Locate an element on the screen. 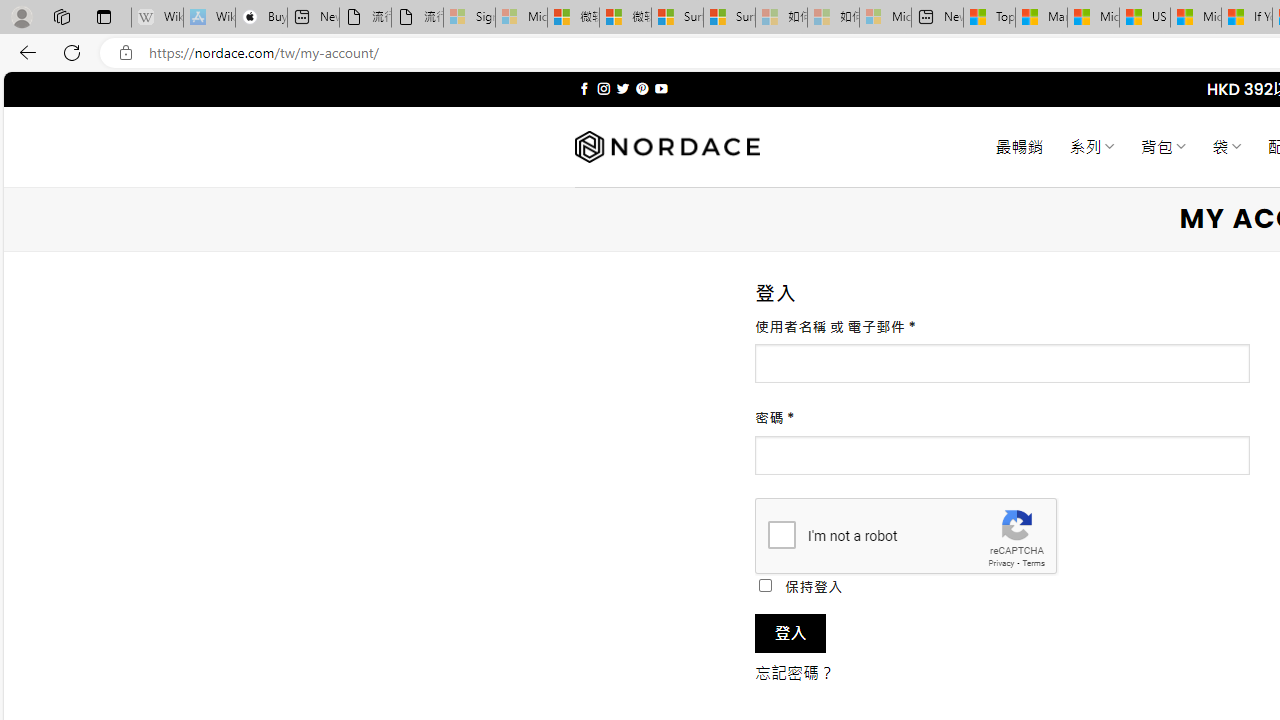  'Microsoft account | Account Checkup - Sleeping' is located at coordinates (884, 17).